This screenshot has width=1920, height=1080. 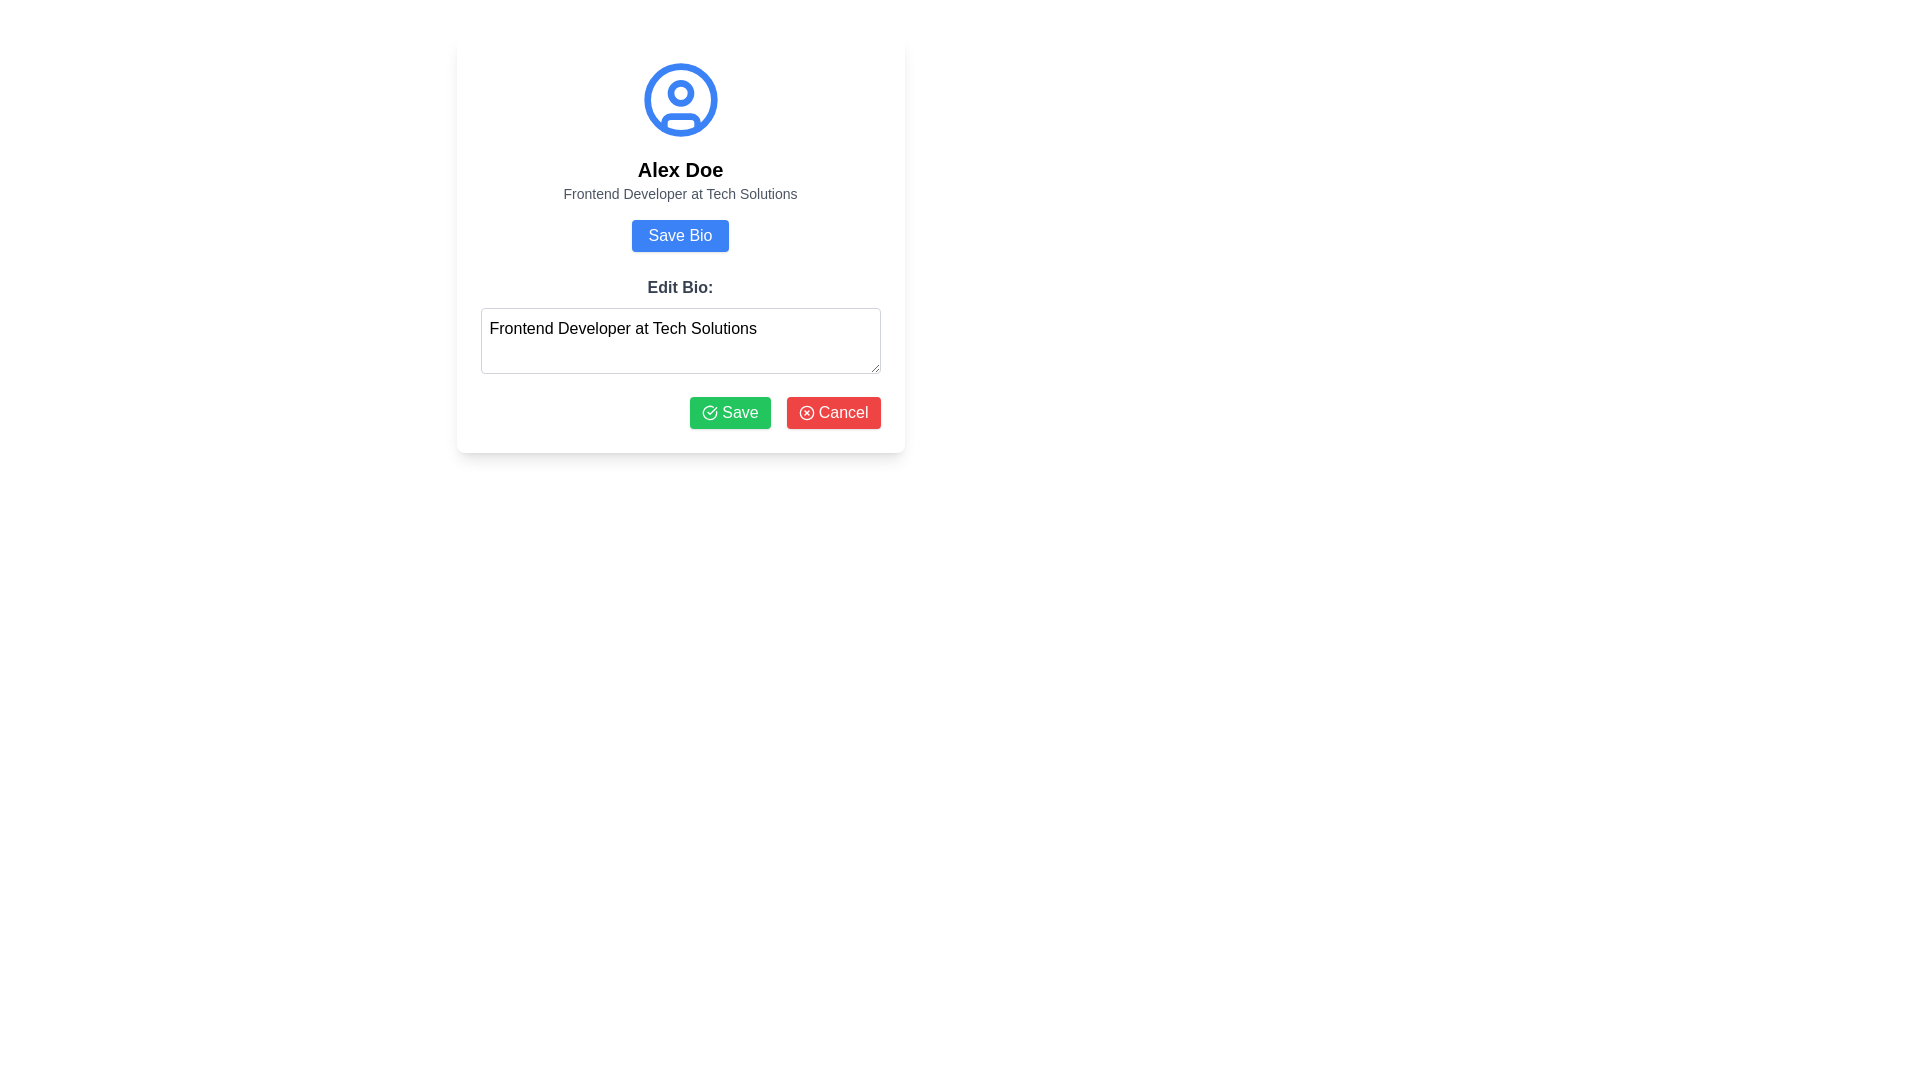 What do you see at coordinates (680, 193) in the screenshot?
I see `the static text display that reads 'Frontend Developer at Tech Solutions', which is styled in gray and located below the name 'Alex Doe'` at bounding box center [680, 193].